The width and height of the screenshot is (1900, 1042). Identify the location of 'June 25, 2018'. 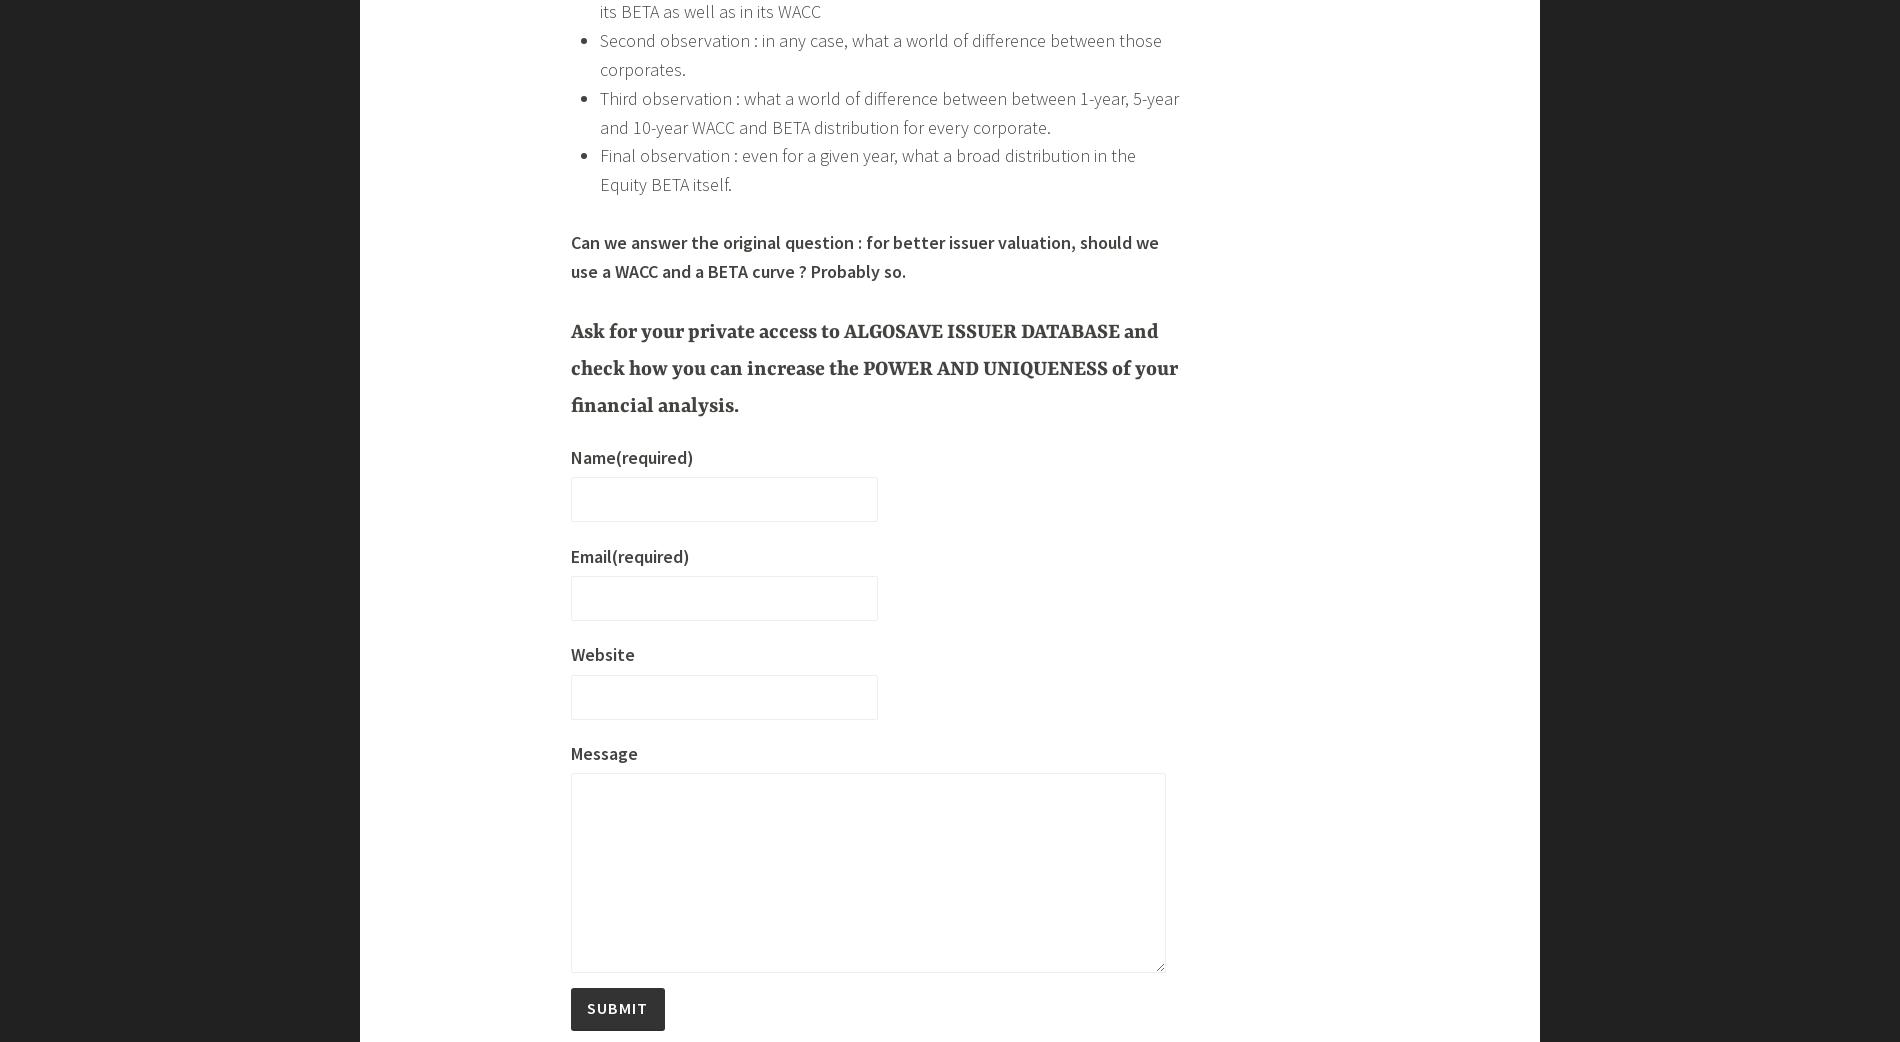
(452, 19).